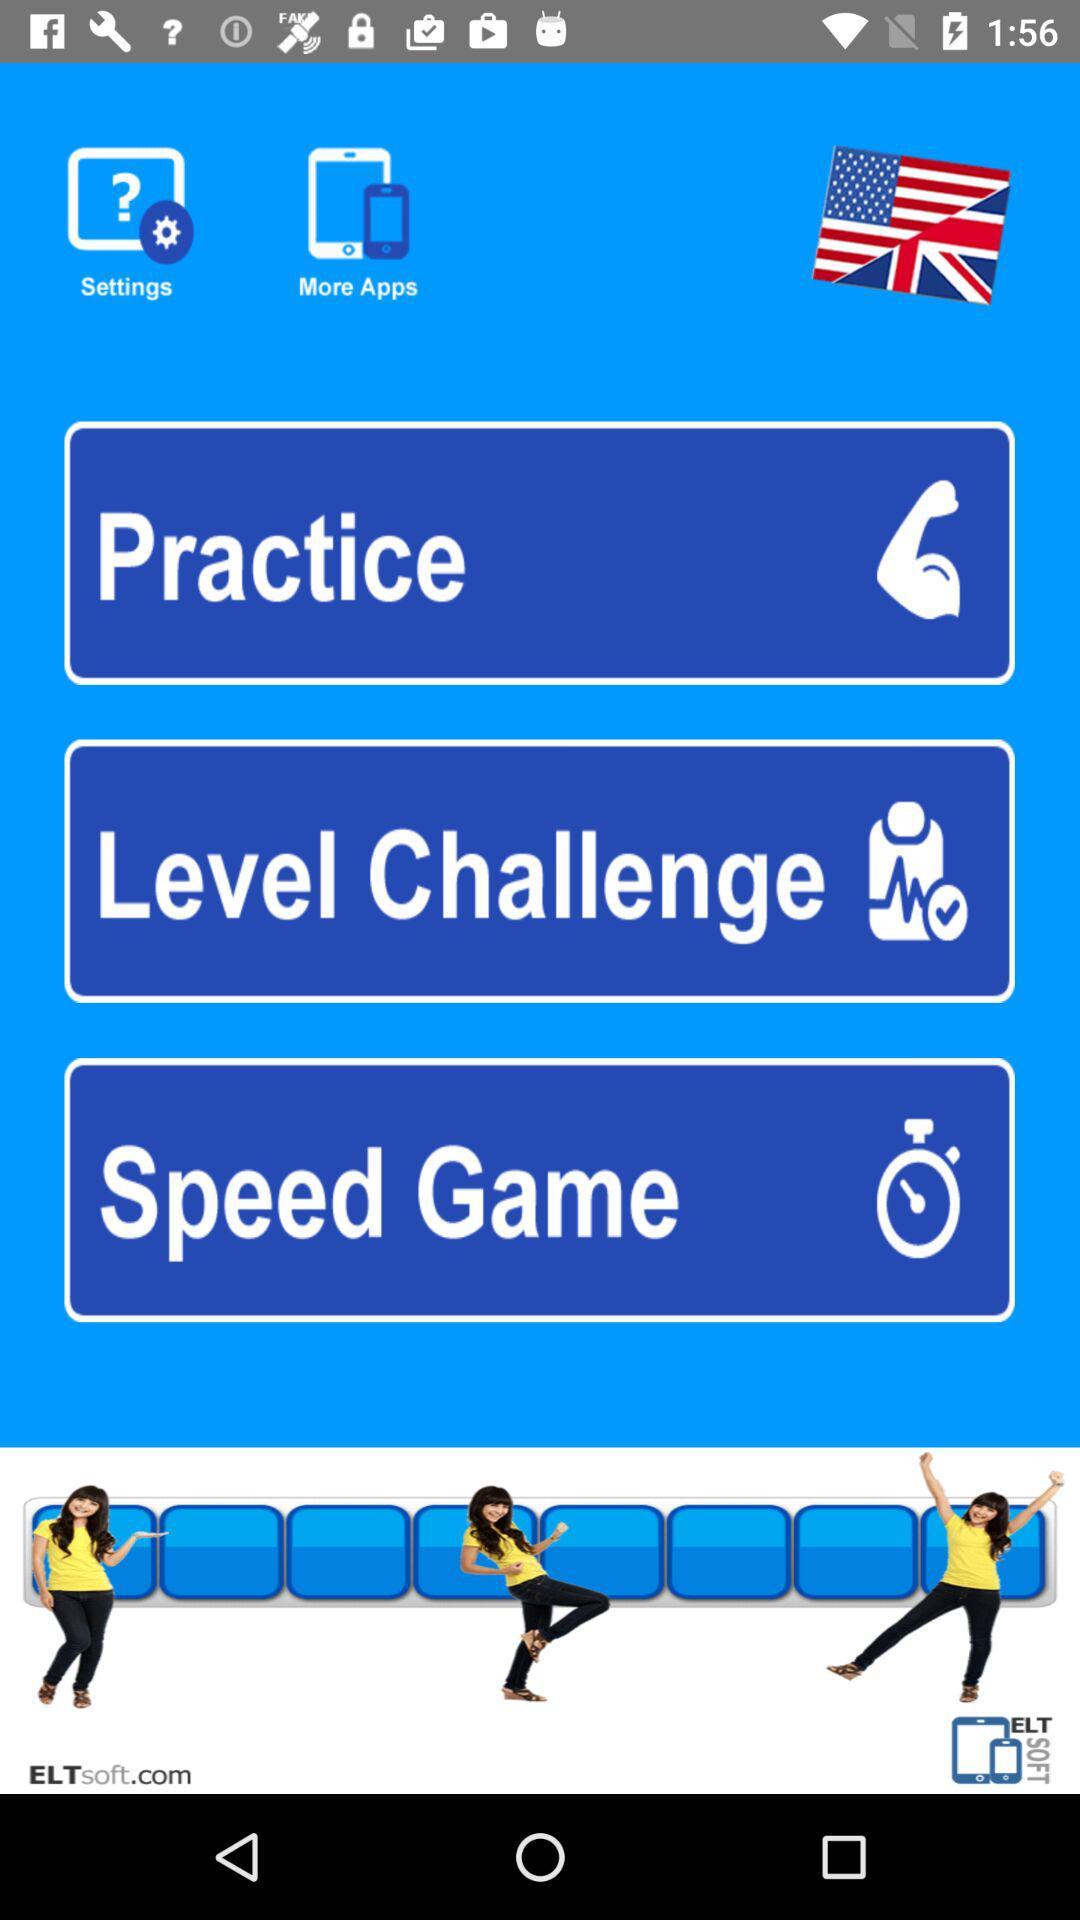  What do you see at coordinates (538, 871) in the screenshot?
I see `level challenge` at bounding box center [538, 871].